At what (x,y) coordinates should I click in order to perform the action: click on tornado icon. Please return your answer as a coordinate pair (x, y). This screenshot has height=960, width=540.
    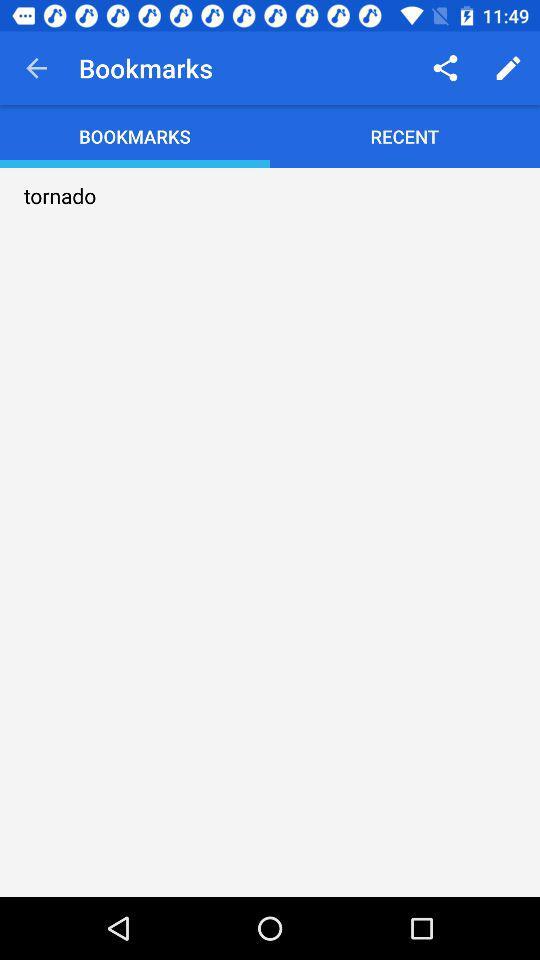
    Looking at the image, I should click on (60, 195).